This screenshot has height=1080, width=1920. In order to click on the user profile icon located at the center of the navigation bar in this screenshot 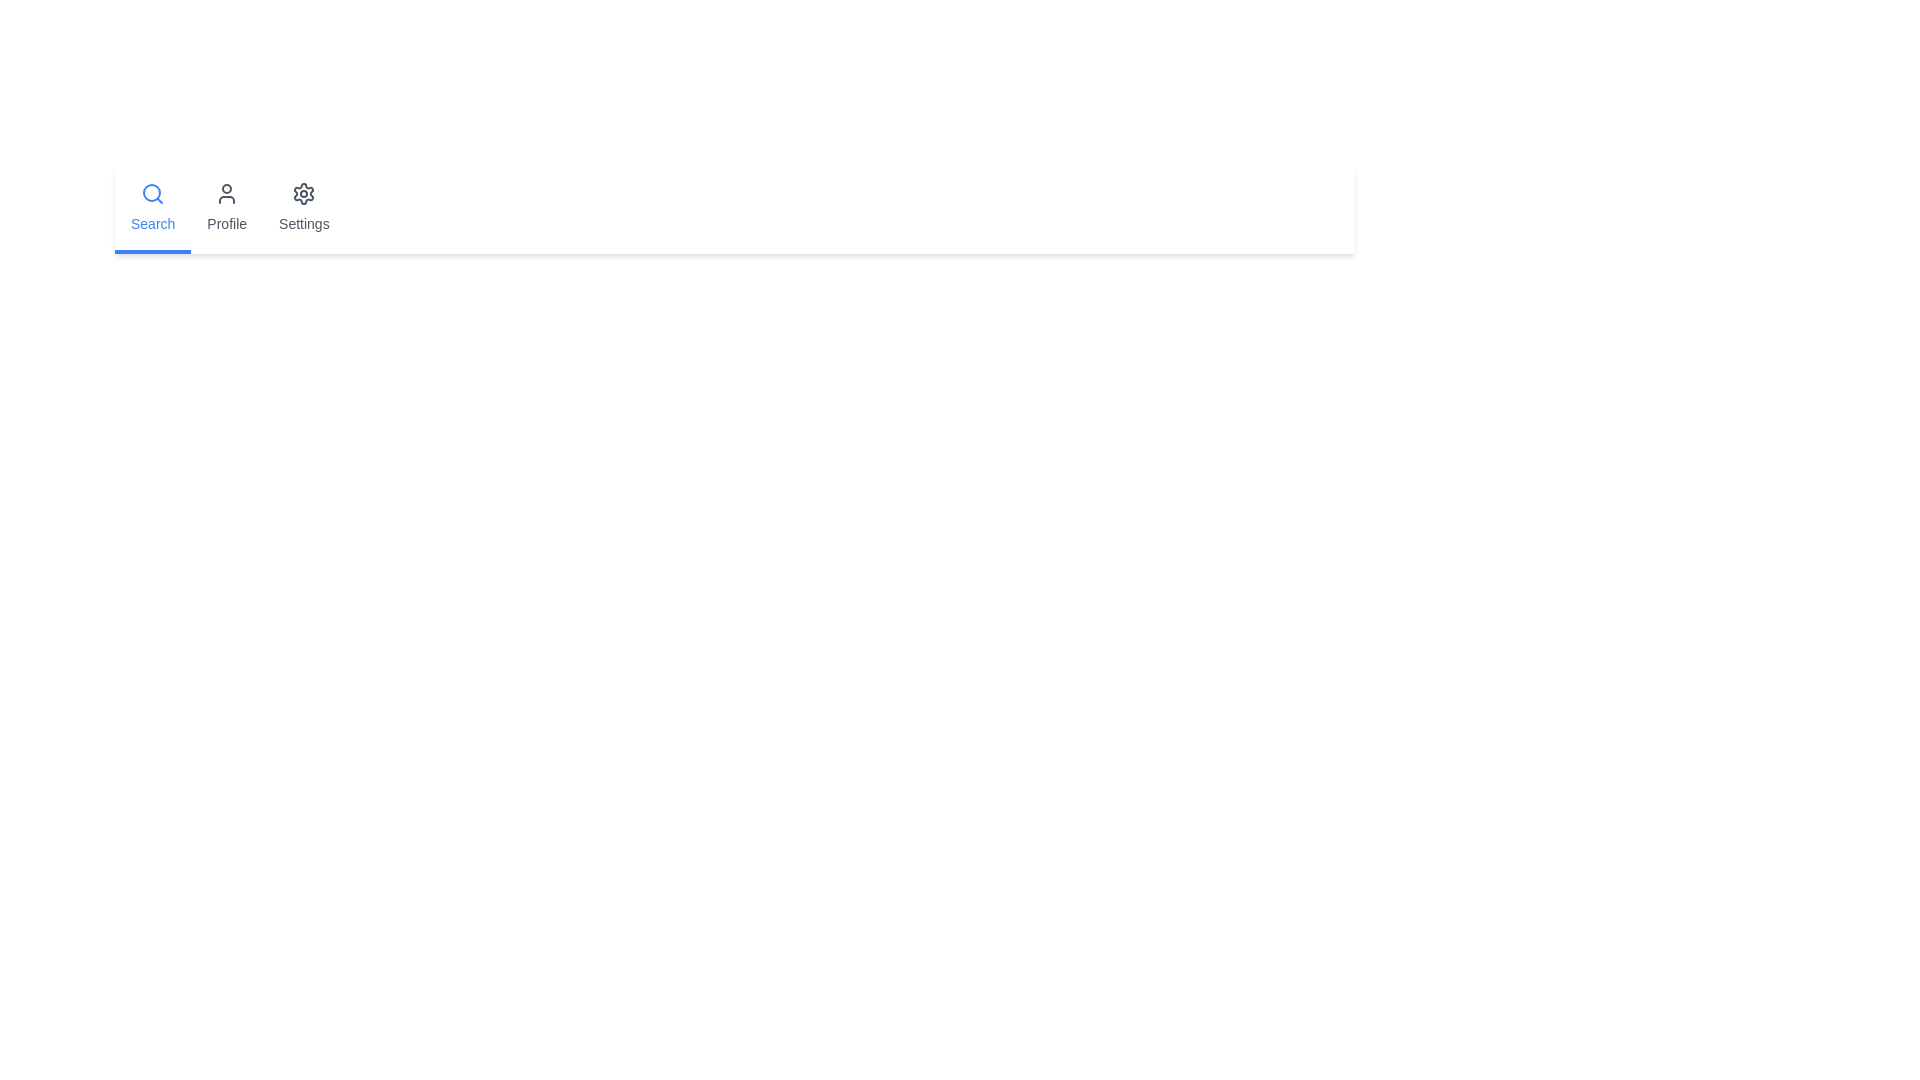, I will do `click(227, 193)`.